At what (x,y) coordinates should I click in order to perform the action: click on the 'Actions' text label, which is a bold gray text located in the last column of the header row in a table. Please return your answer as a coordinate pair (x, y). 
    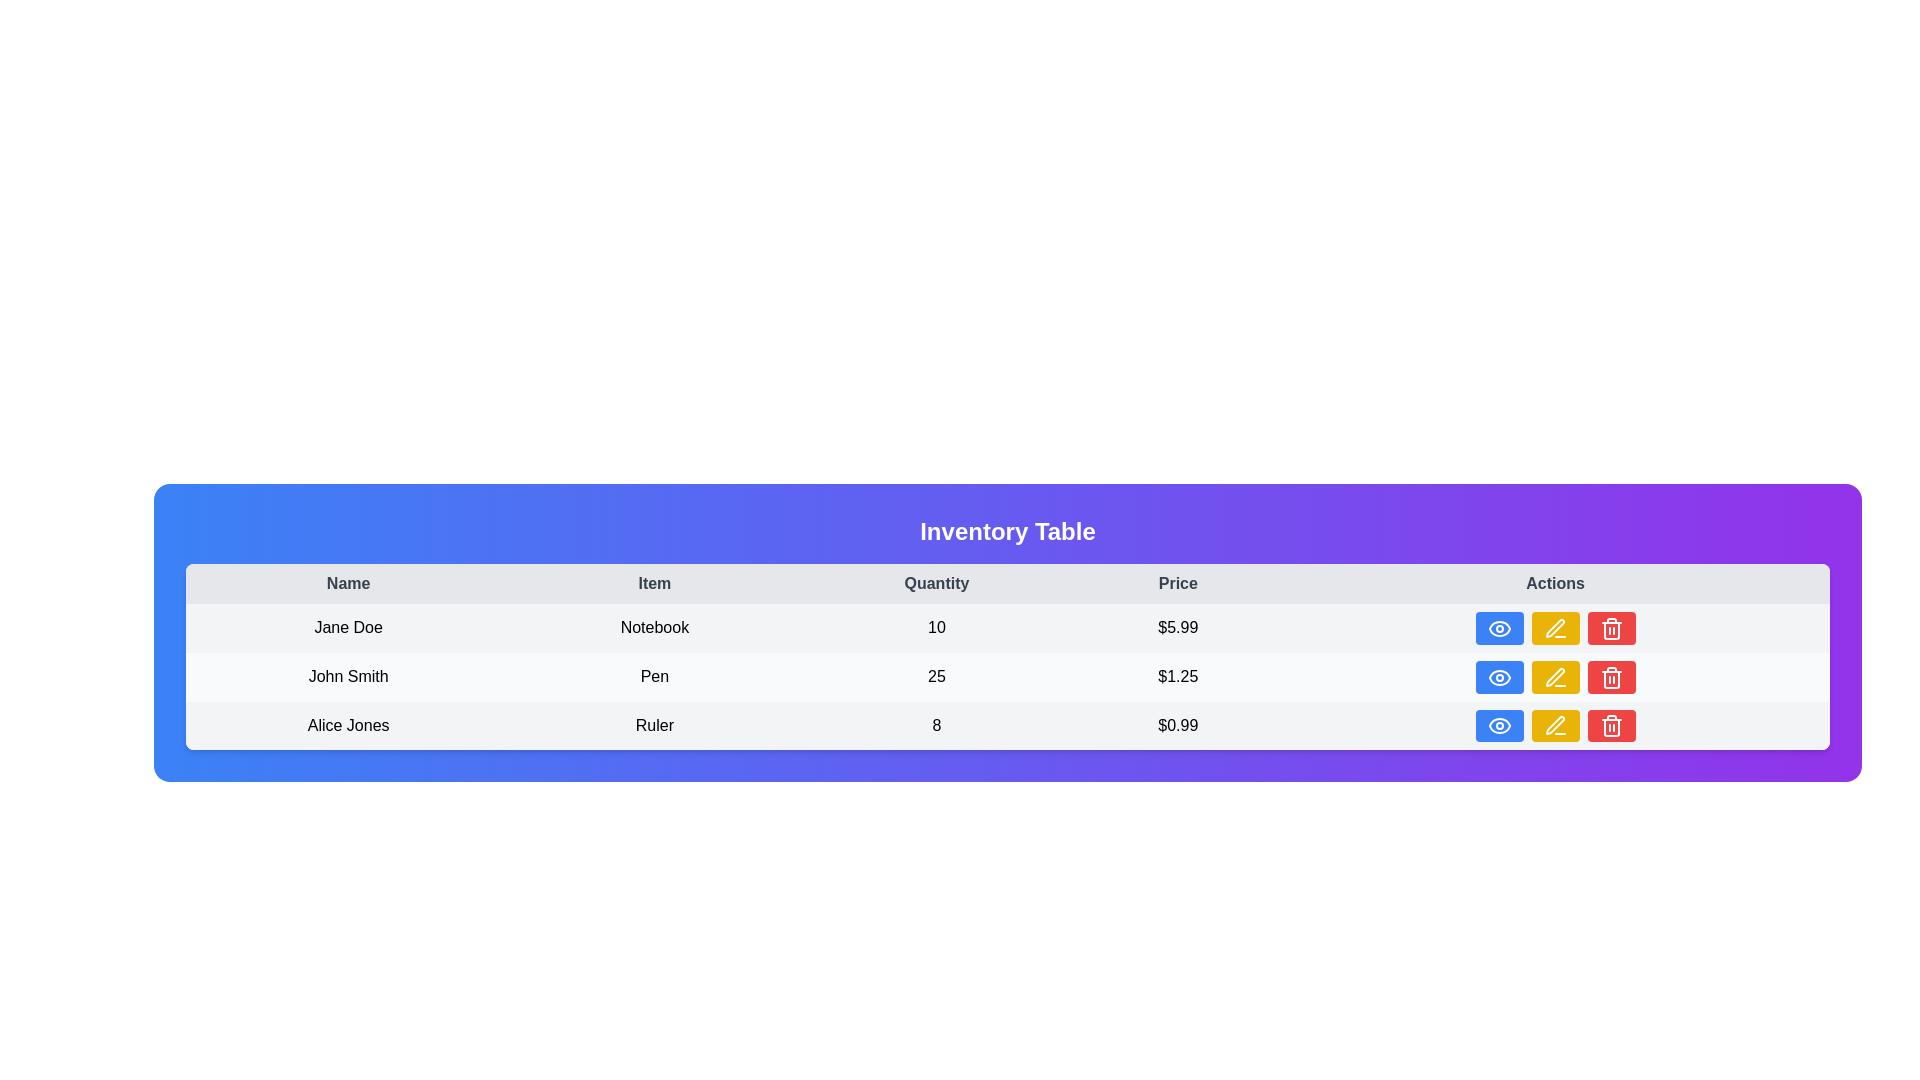
    Looking at the image, I should click on (1554, 583).